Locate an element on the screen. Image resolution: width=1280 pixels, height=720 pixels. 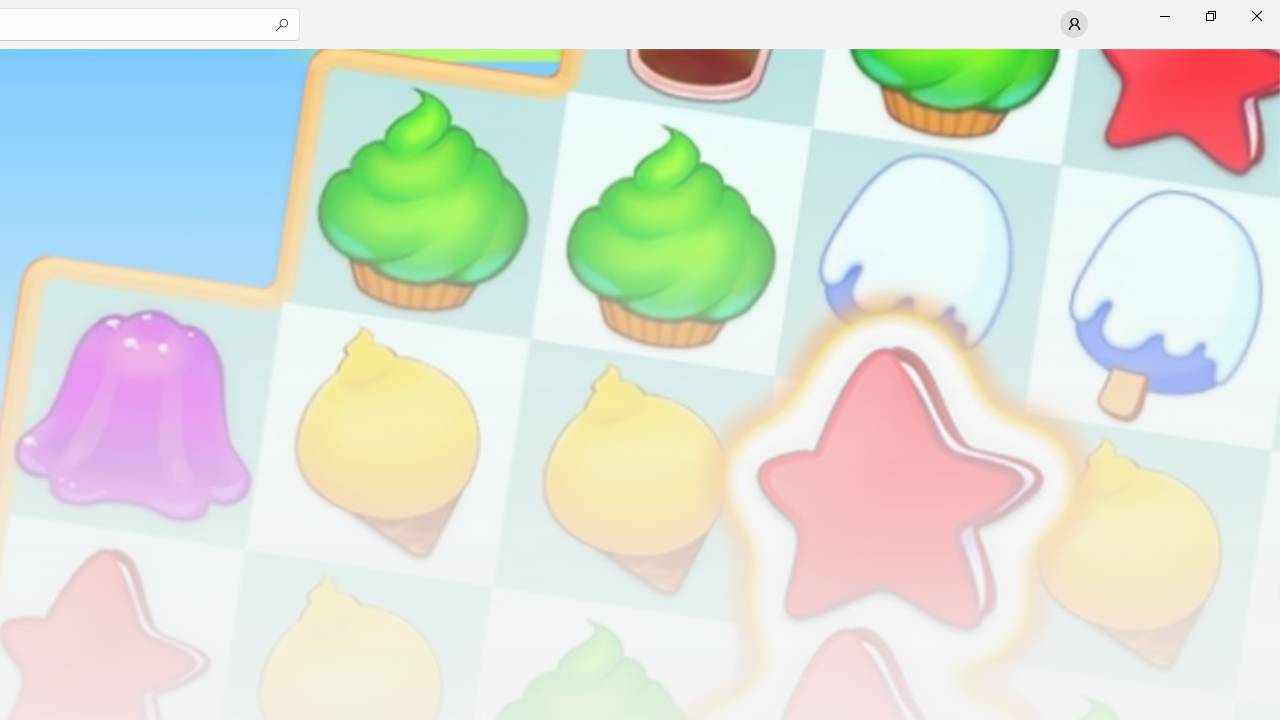
'Minimize Microsoft Store' is located at coordinates (1164, 15).